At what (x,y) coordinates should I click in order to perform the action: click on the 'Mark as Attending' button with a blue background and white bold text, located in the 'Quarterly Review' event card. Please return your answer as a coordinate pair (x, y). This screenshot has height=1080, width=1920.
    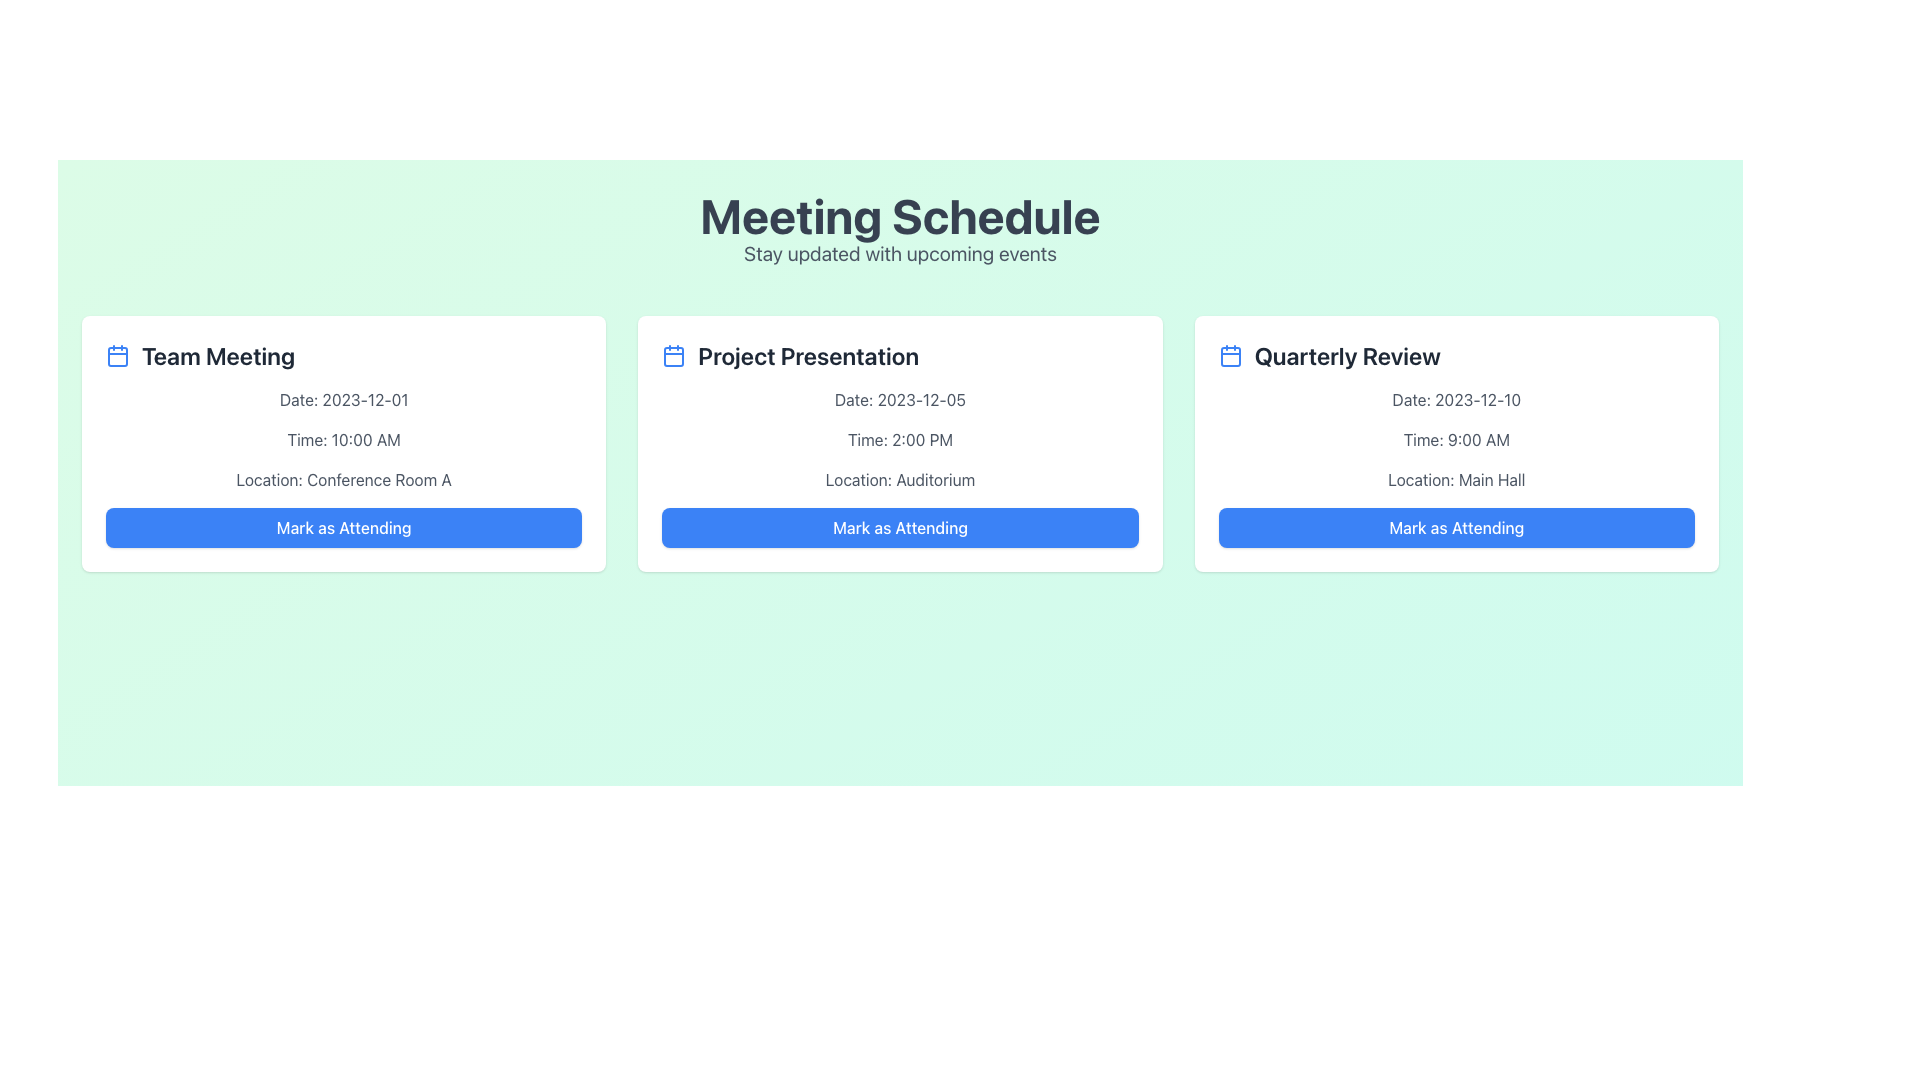
    Looking at the image, I should click on (1456, 527).